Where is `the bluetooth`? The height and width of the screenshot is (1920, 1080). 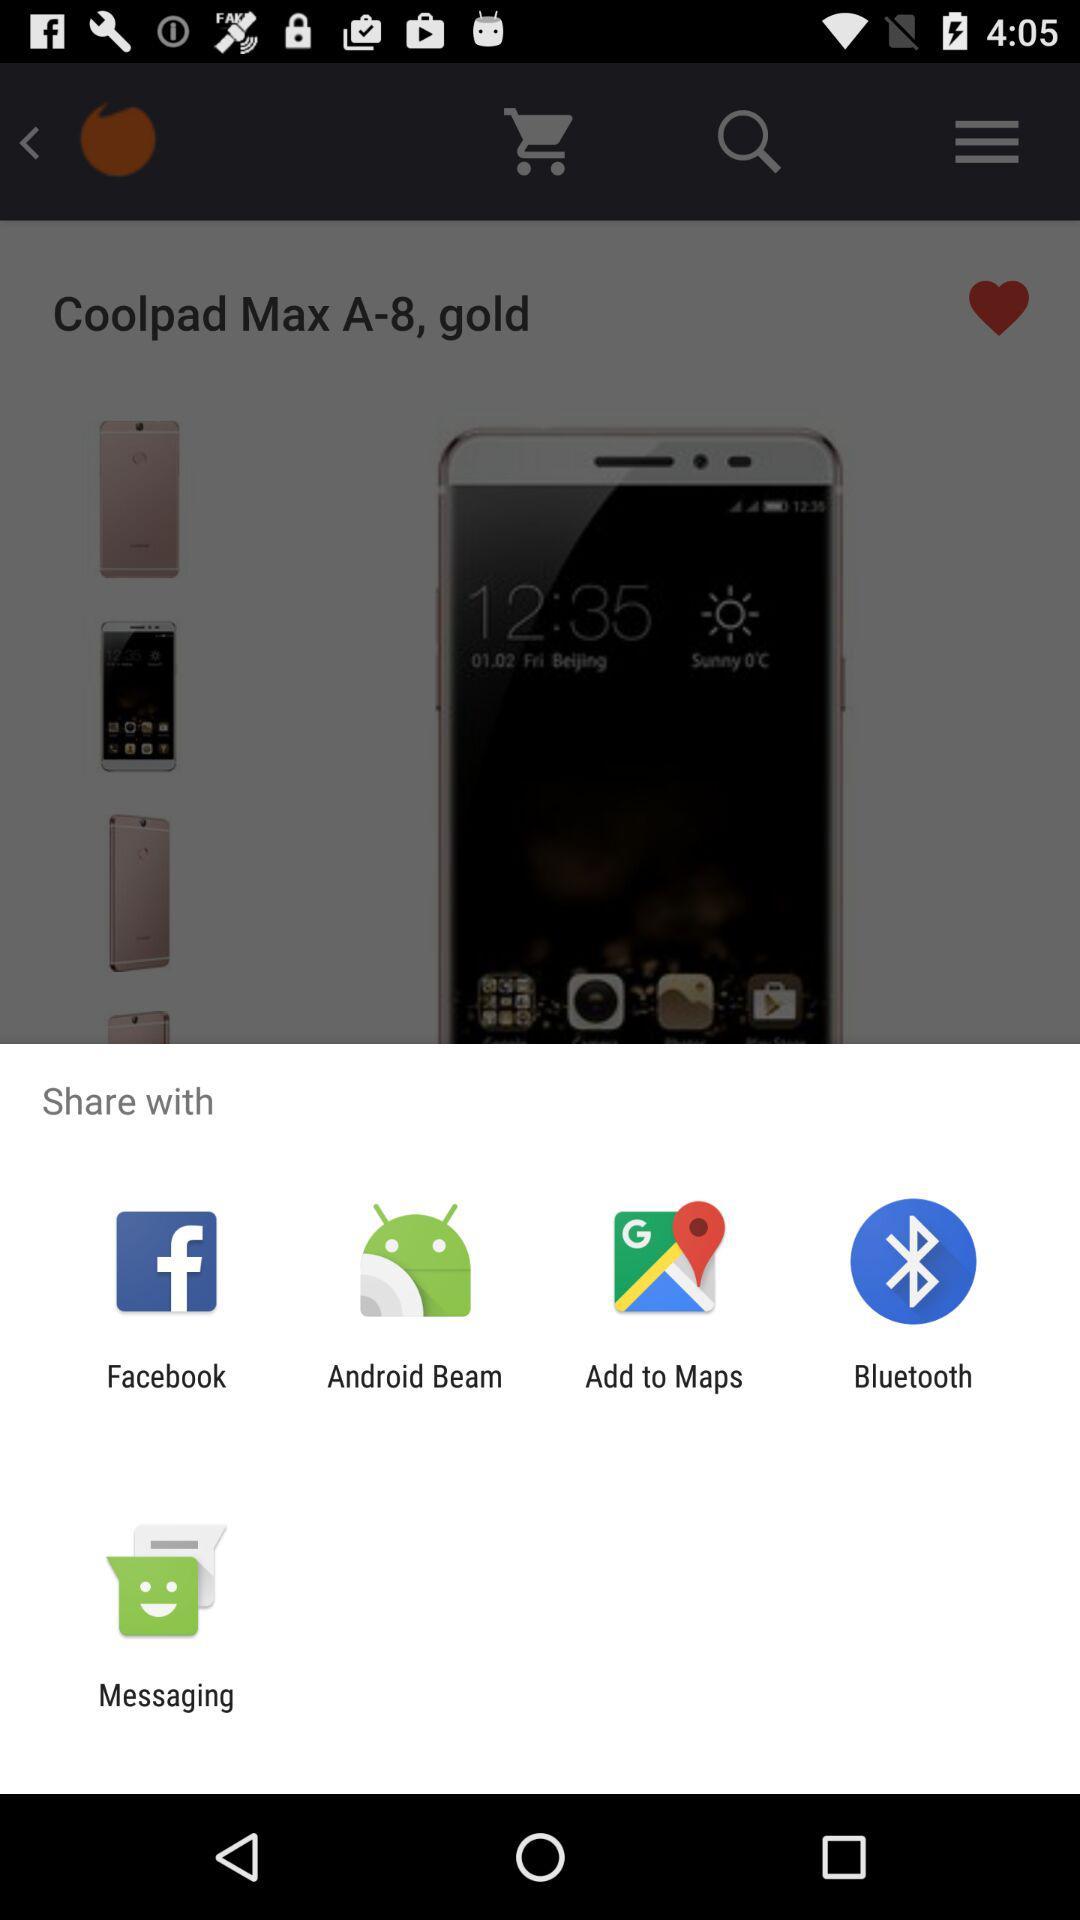
the bluetooth is located at coordinates (913, 1392).